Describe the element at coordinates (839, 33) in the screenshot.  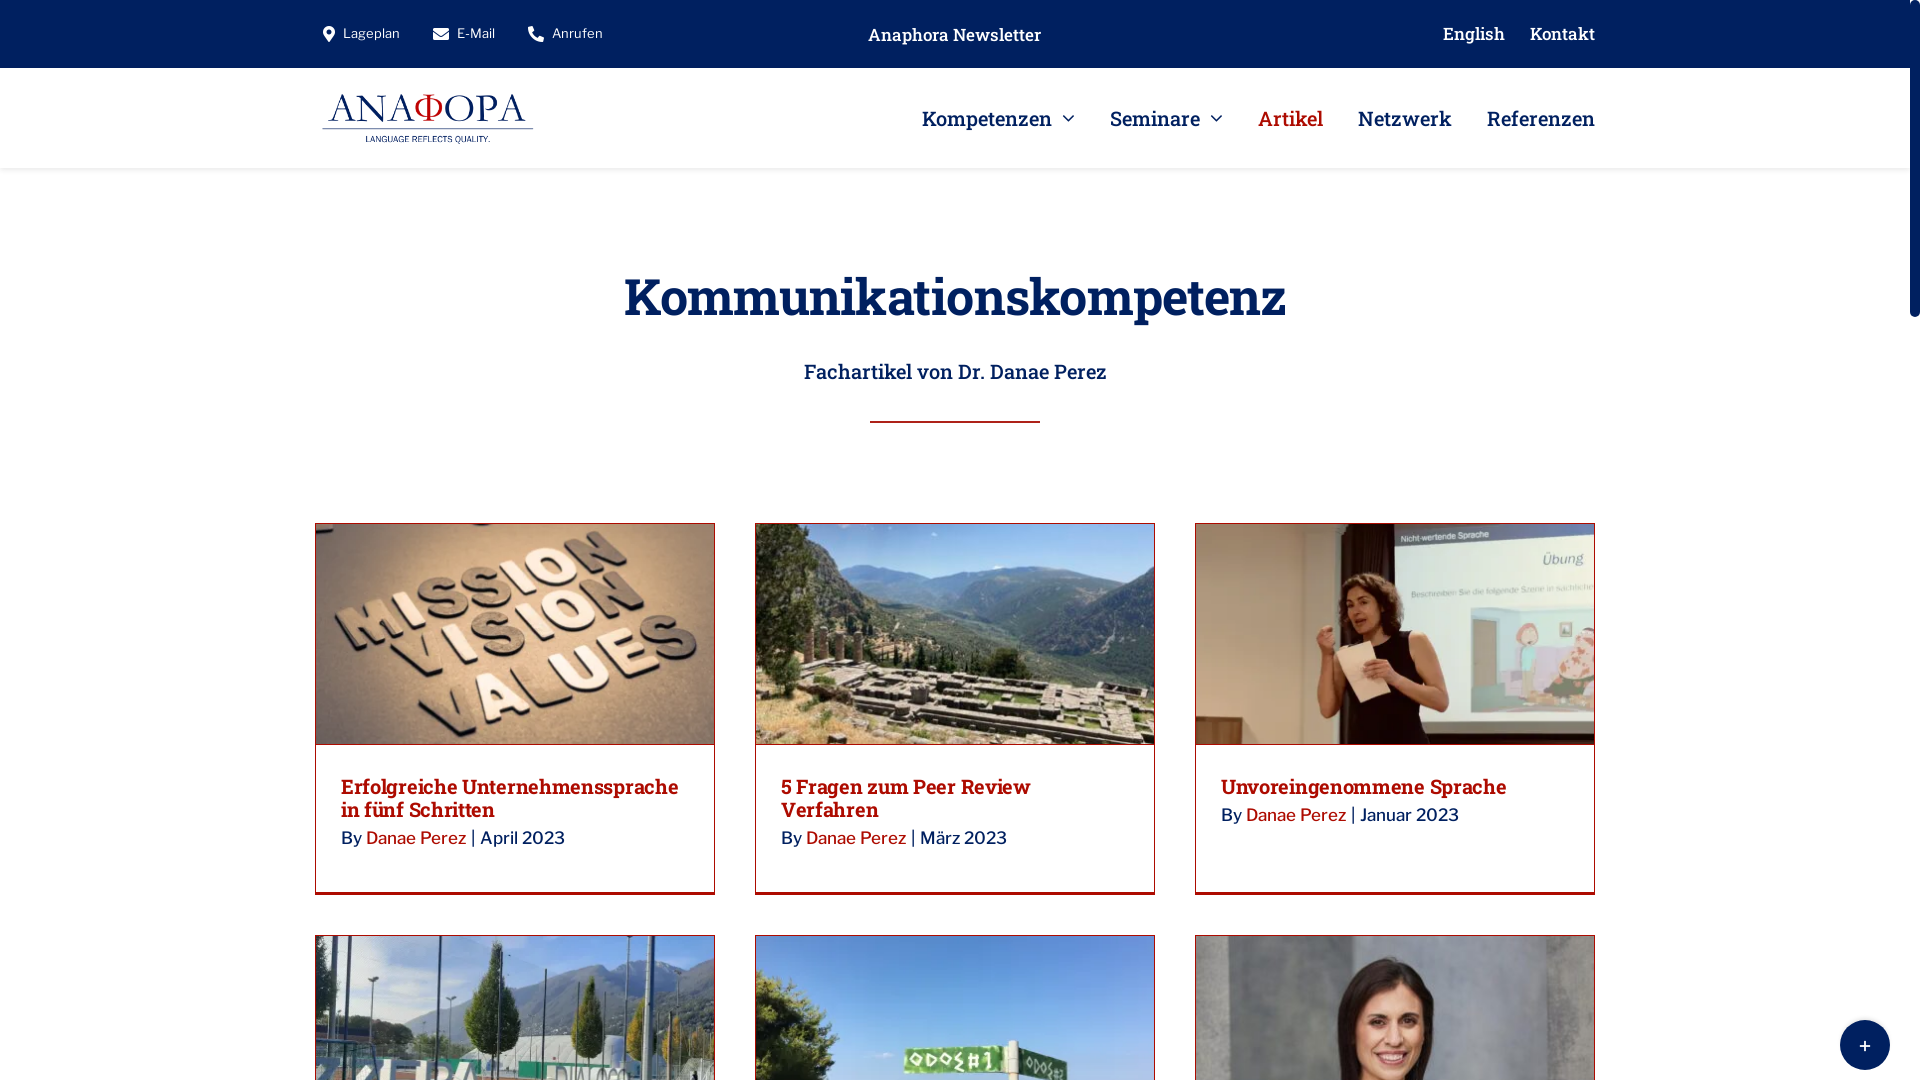
I see `'Anaphora Newsletter'` at that location.